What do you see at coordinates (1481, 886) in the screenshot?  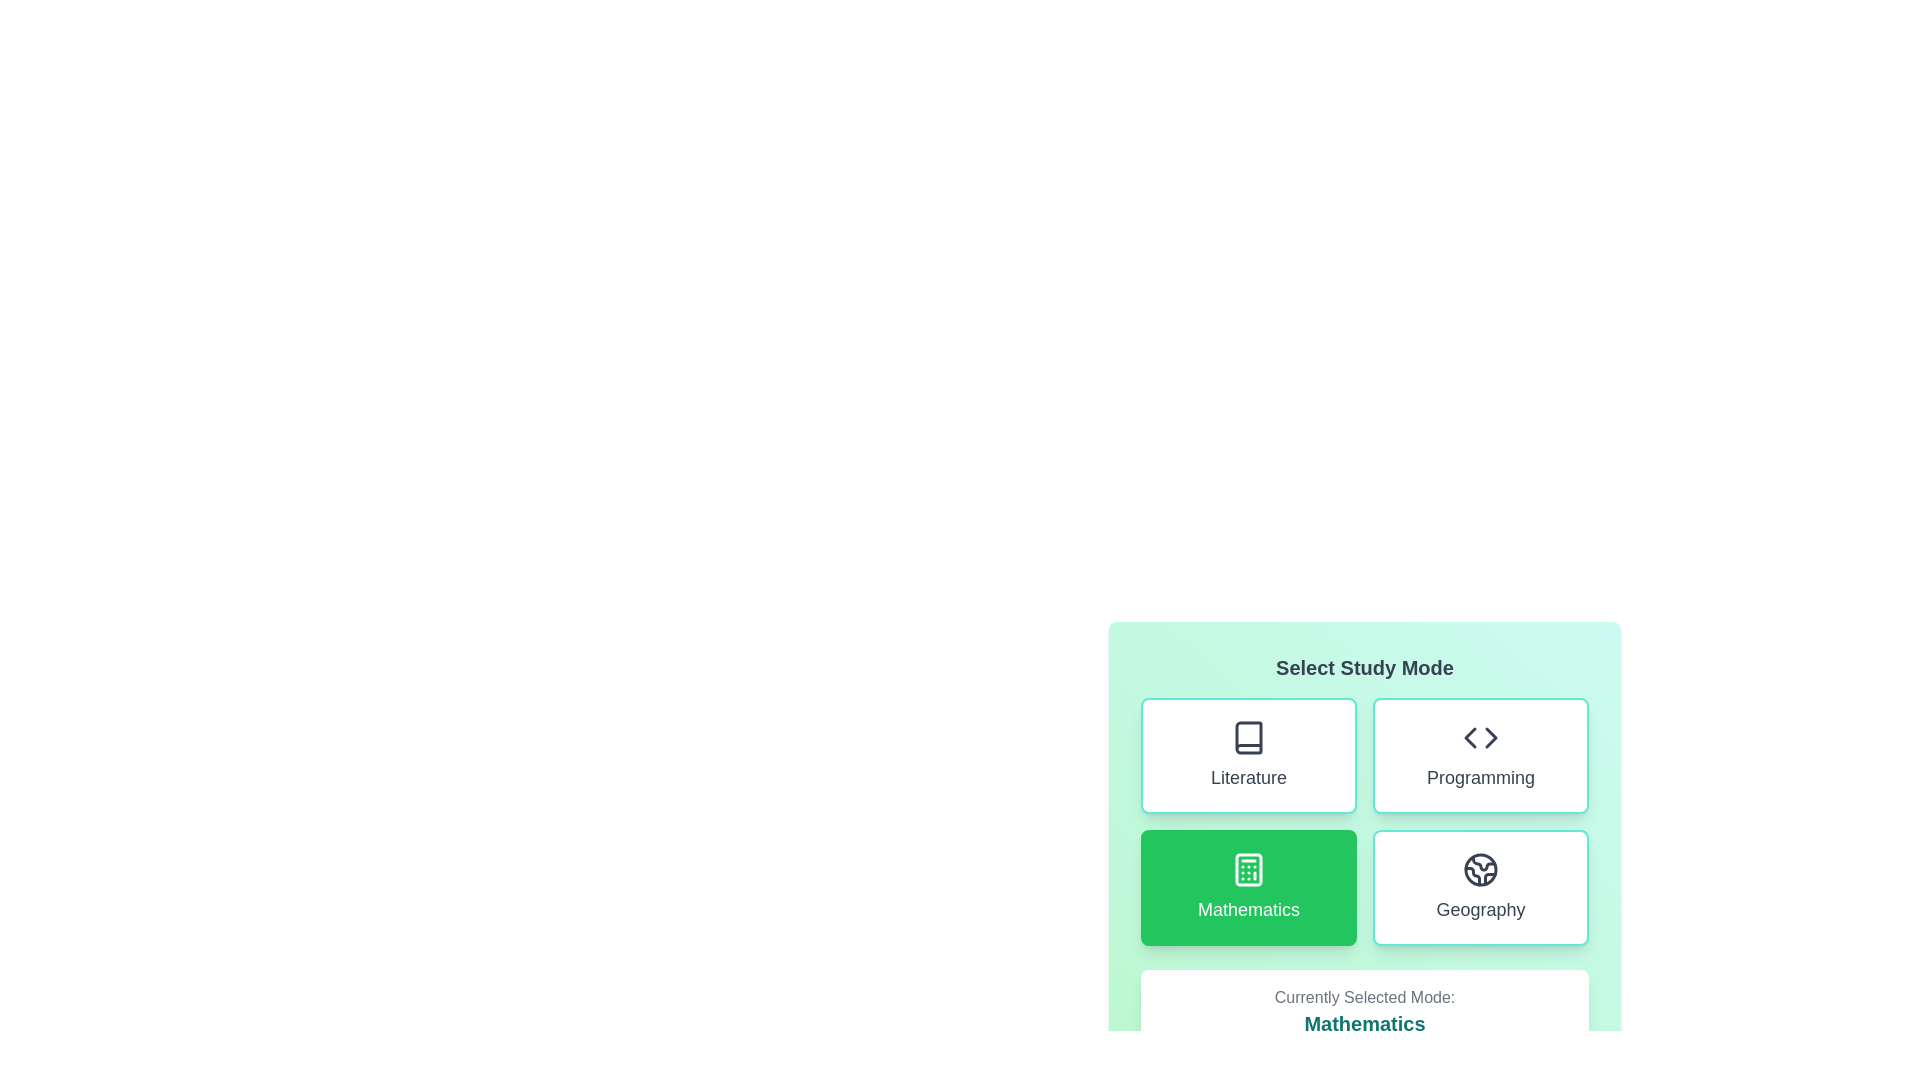 I see `the button for Geography to observe visual changes` at bounding box center [1481, 886].